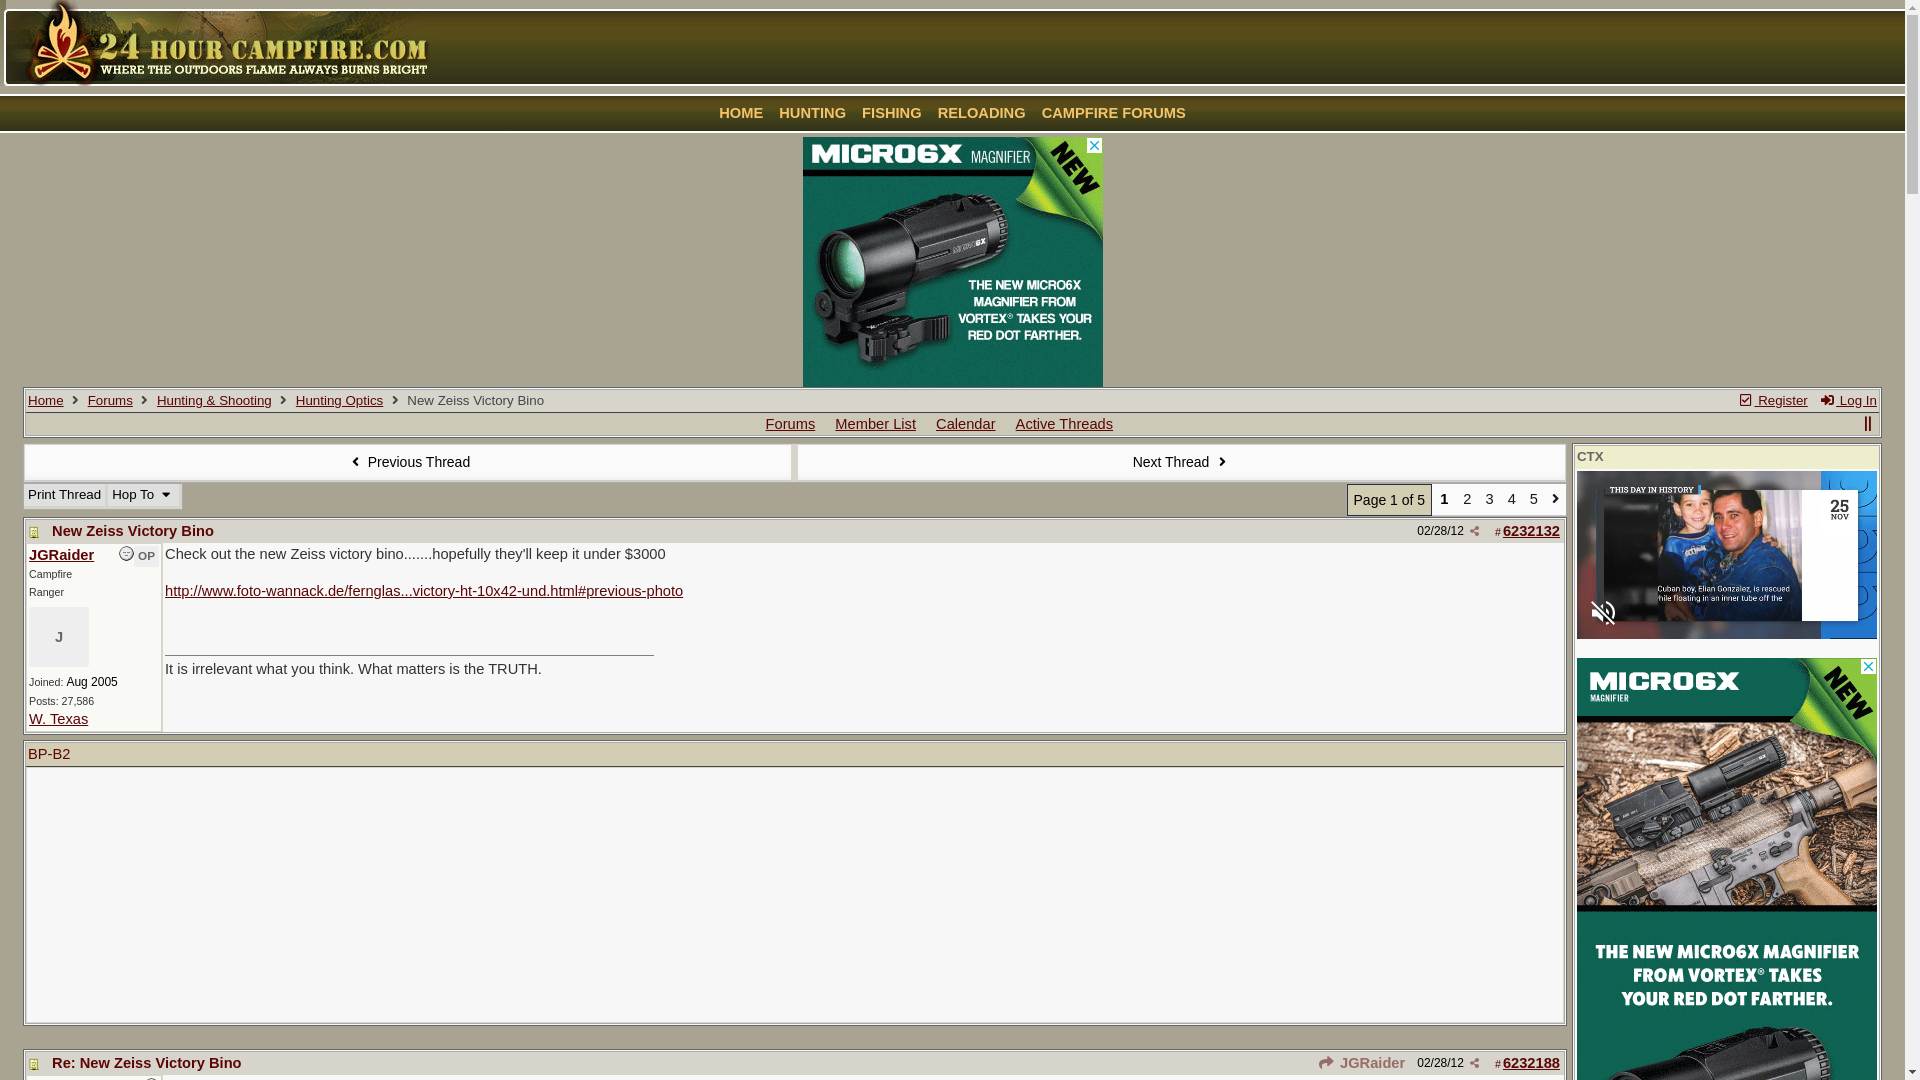  What do you see at coordinates (1533, 499) in the screenshot?
I see `'5'` at bounding box center [1533, 499].